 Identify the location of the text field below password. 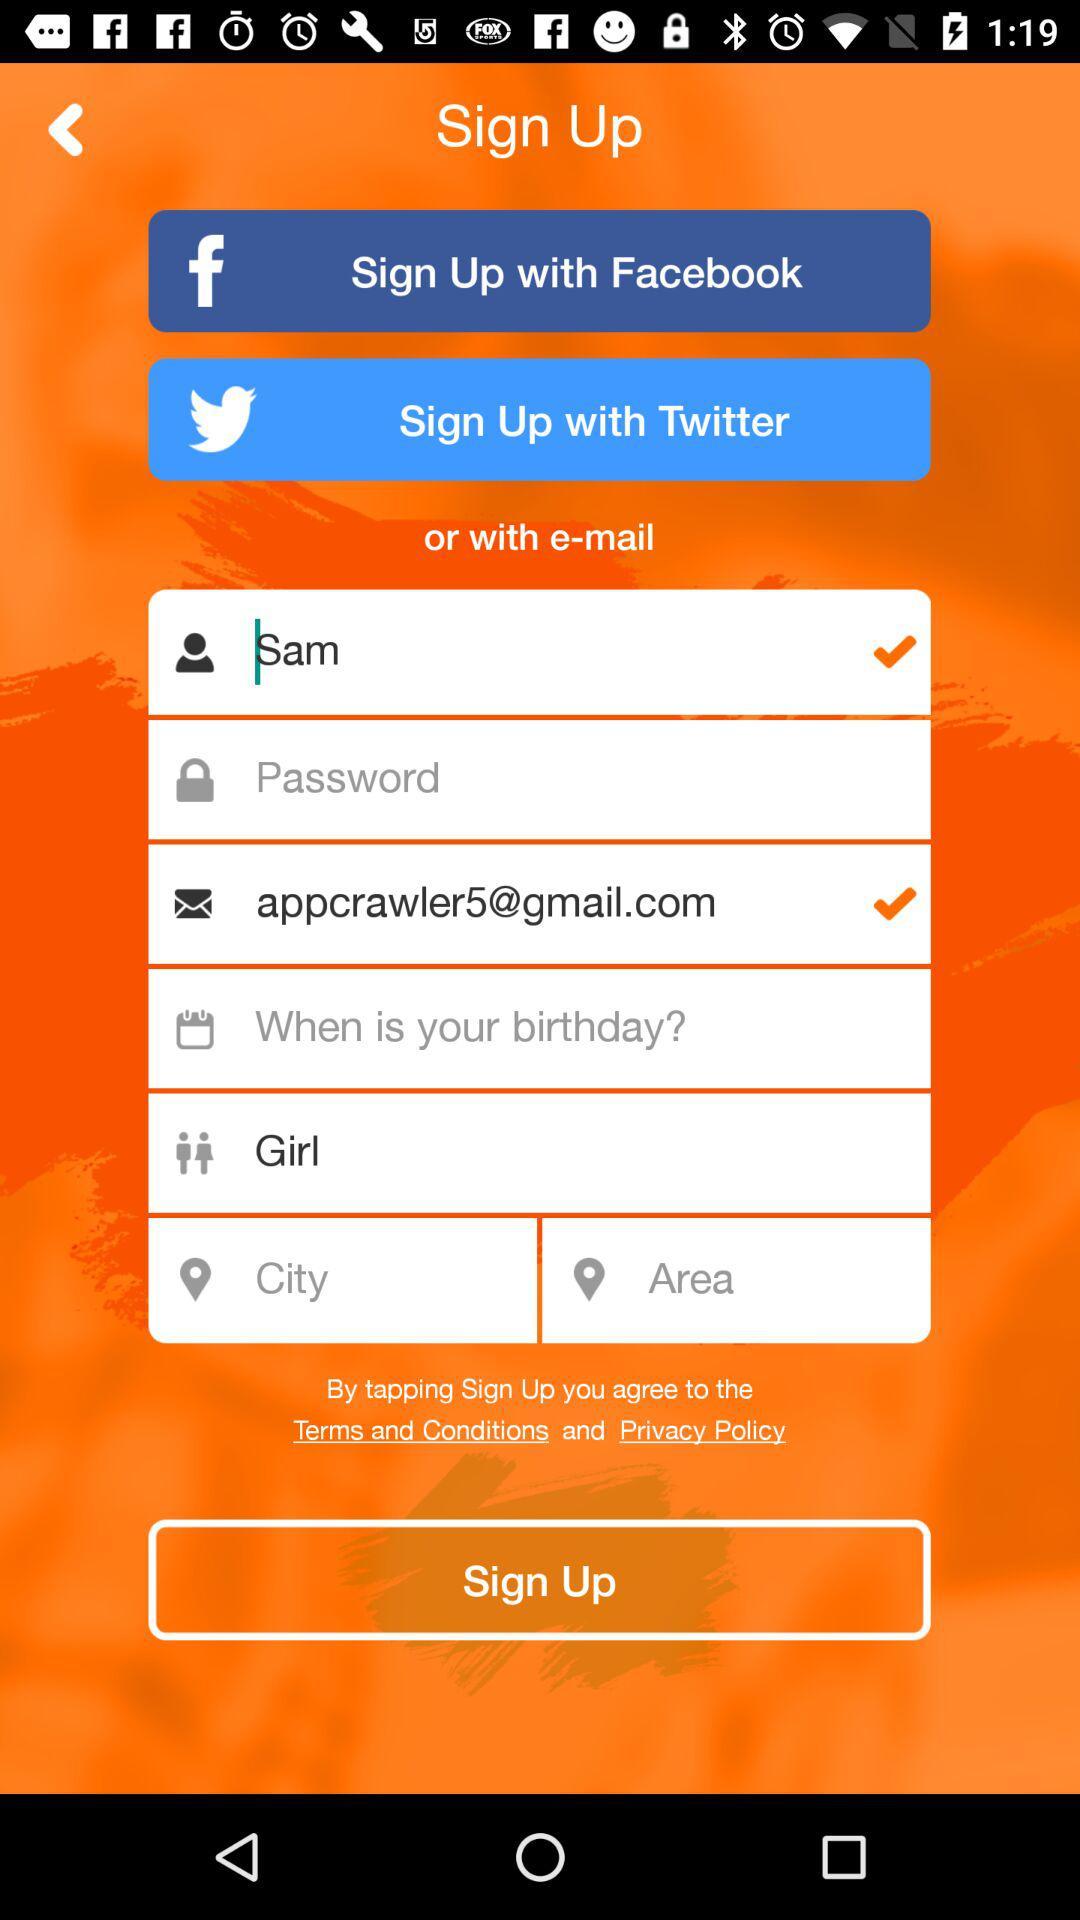
(548, 903).